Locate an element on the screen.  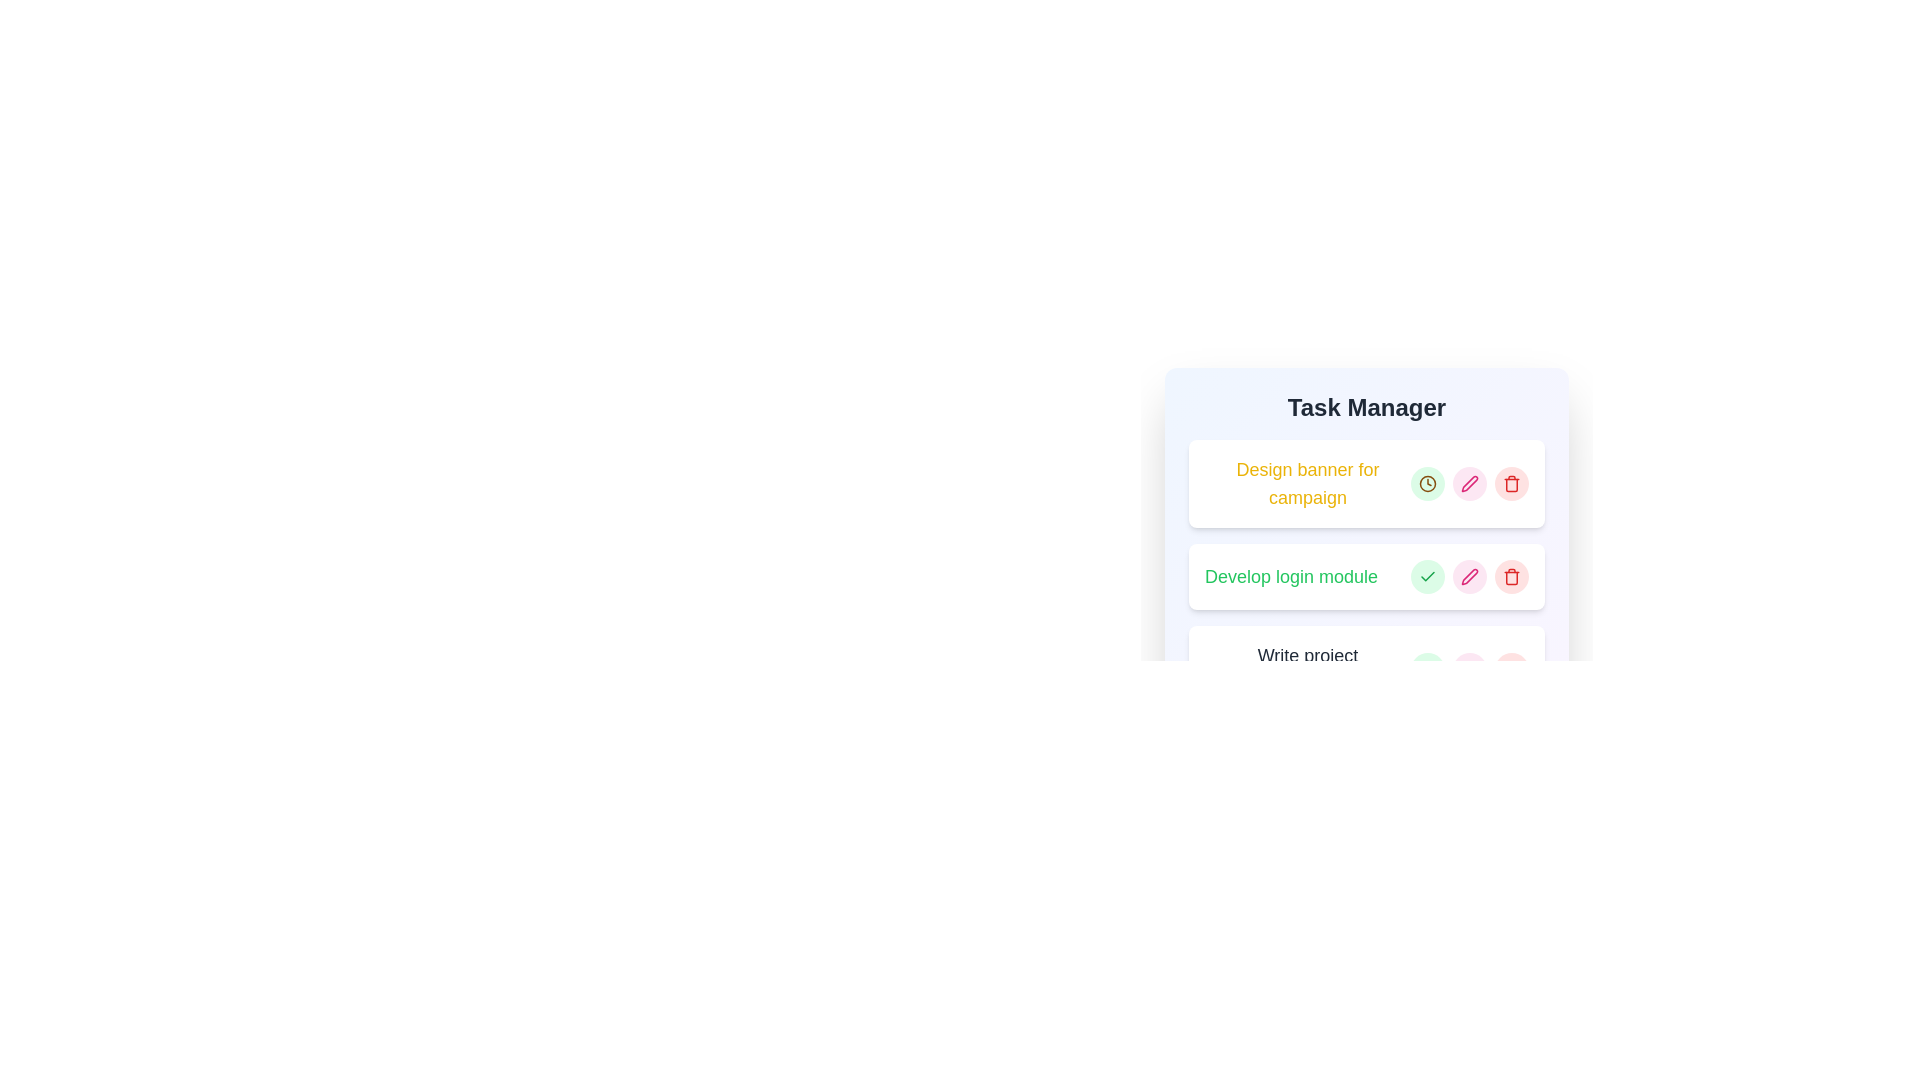
the pen-shaped icon button with a pink color located within a circular pink background in the 'Develop login module' task row is located at coordinates (1469, 483).